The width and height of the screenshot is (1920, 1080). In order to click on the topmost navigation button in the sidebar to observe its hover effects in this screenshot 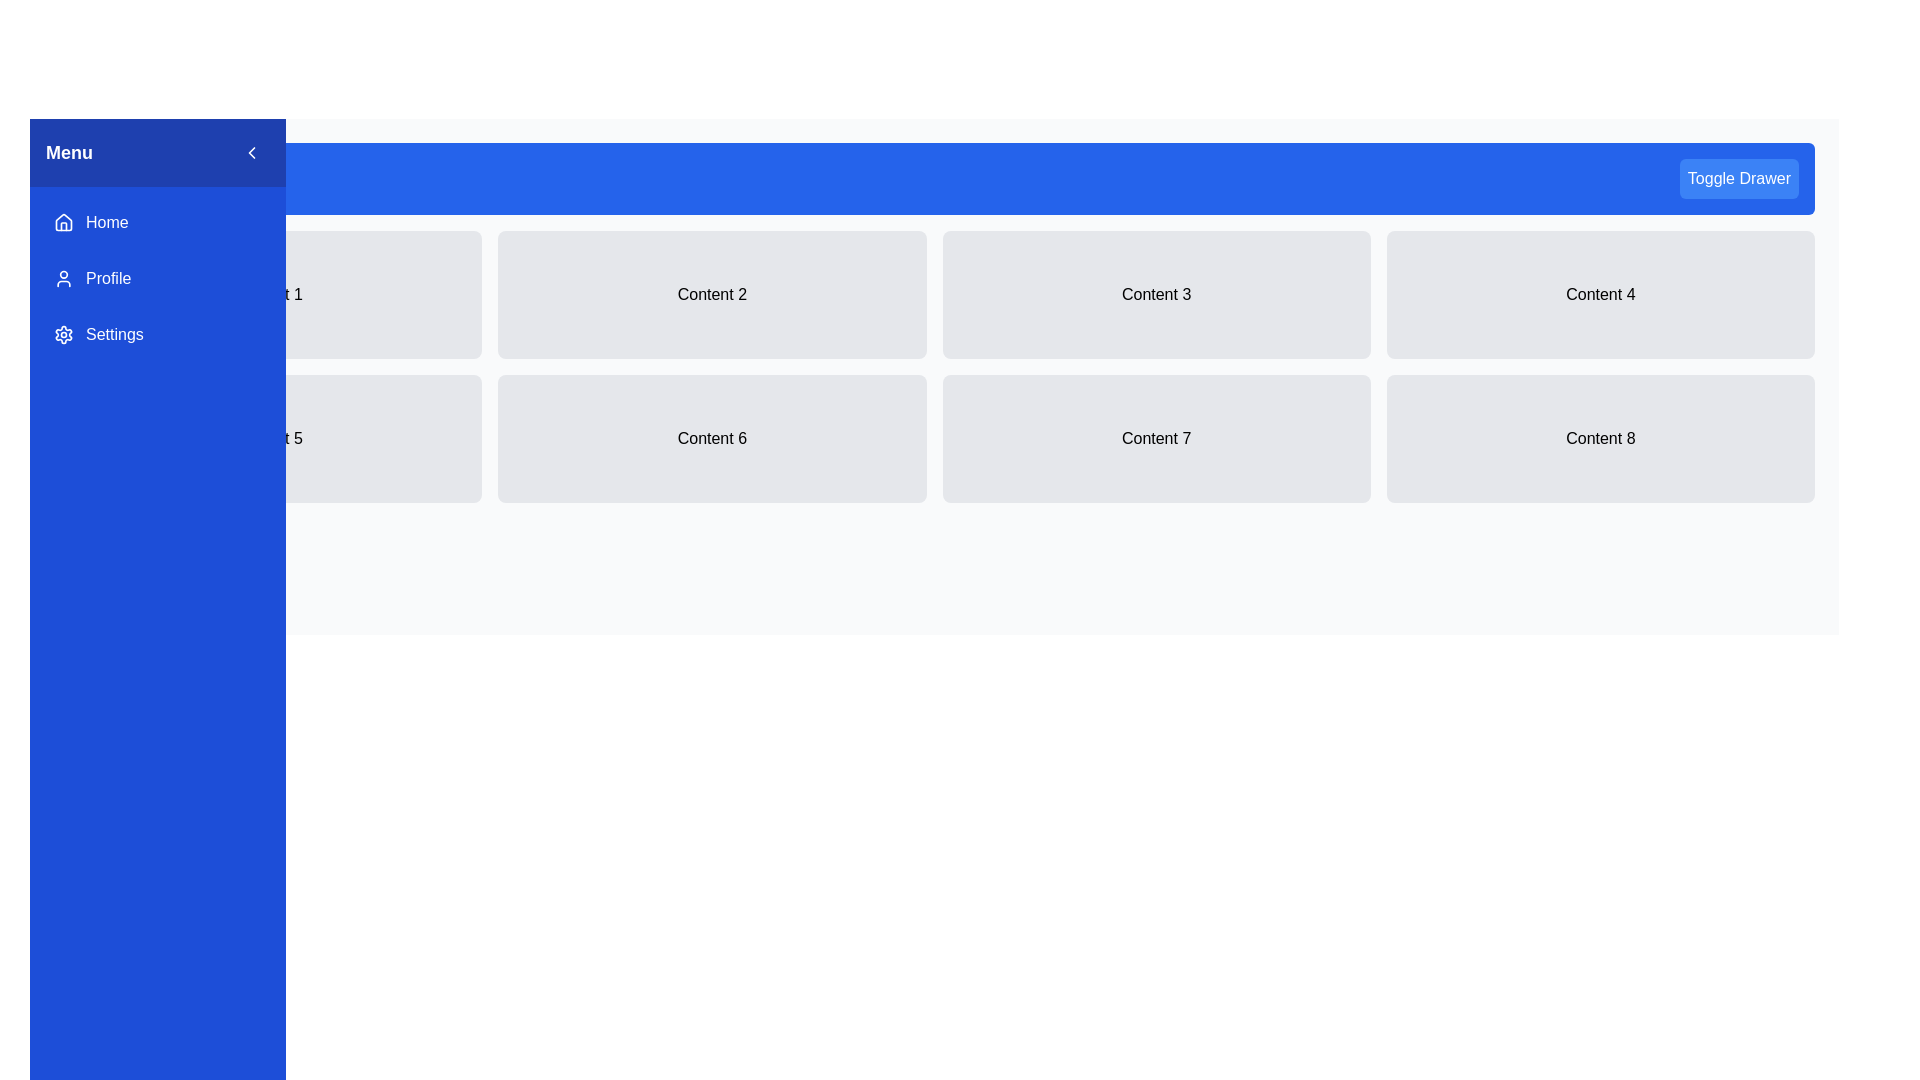, I will do `click(157, 223)`.